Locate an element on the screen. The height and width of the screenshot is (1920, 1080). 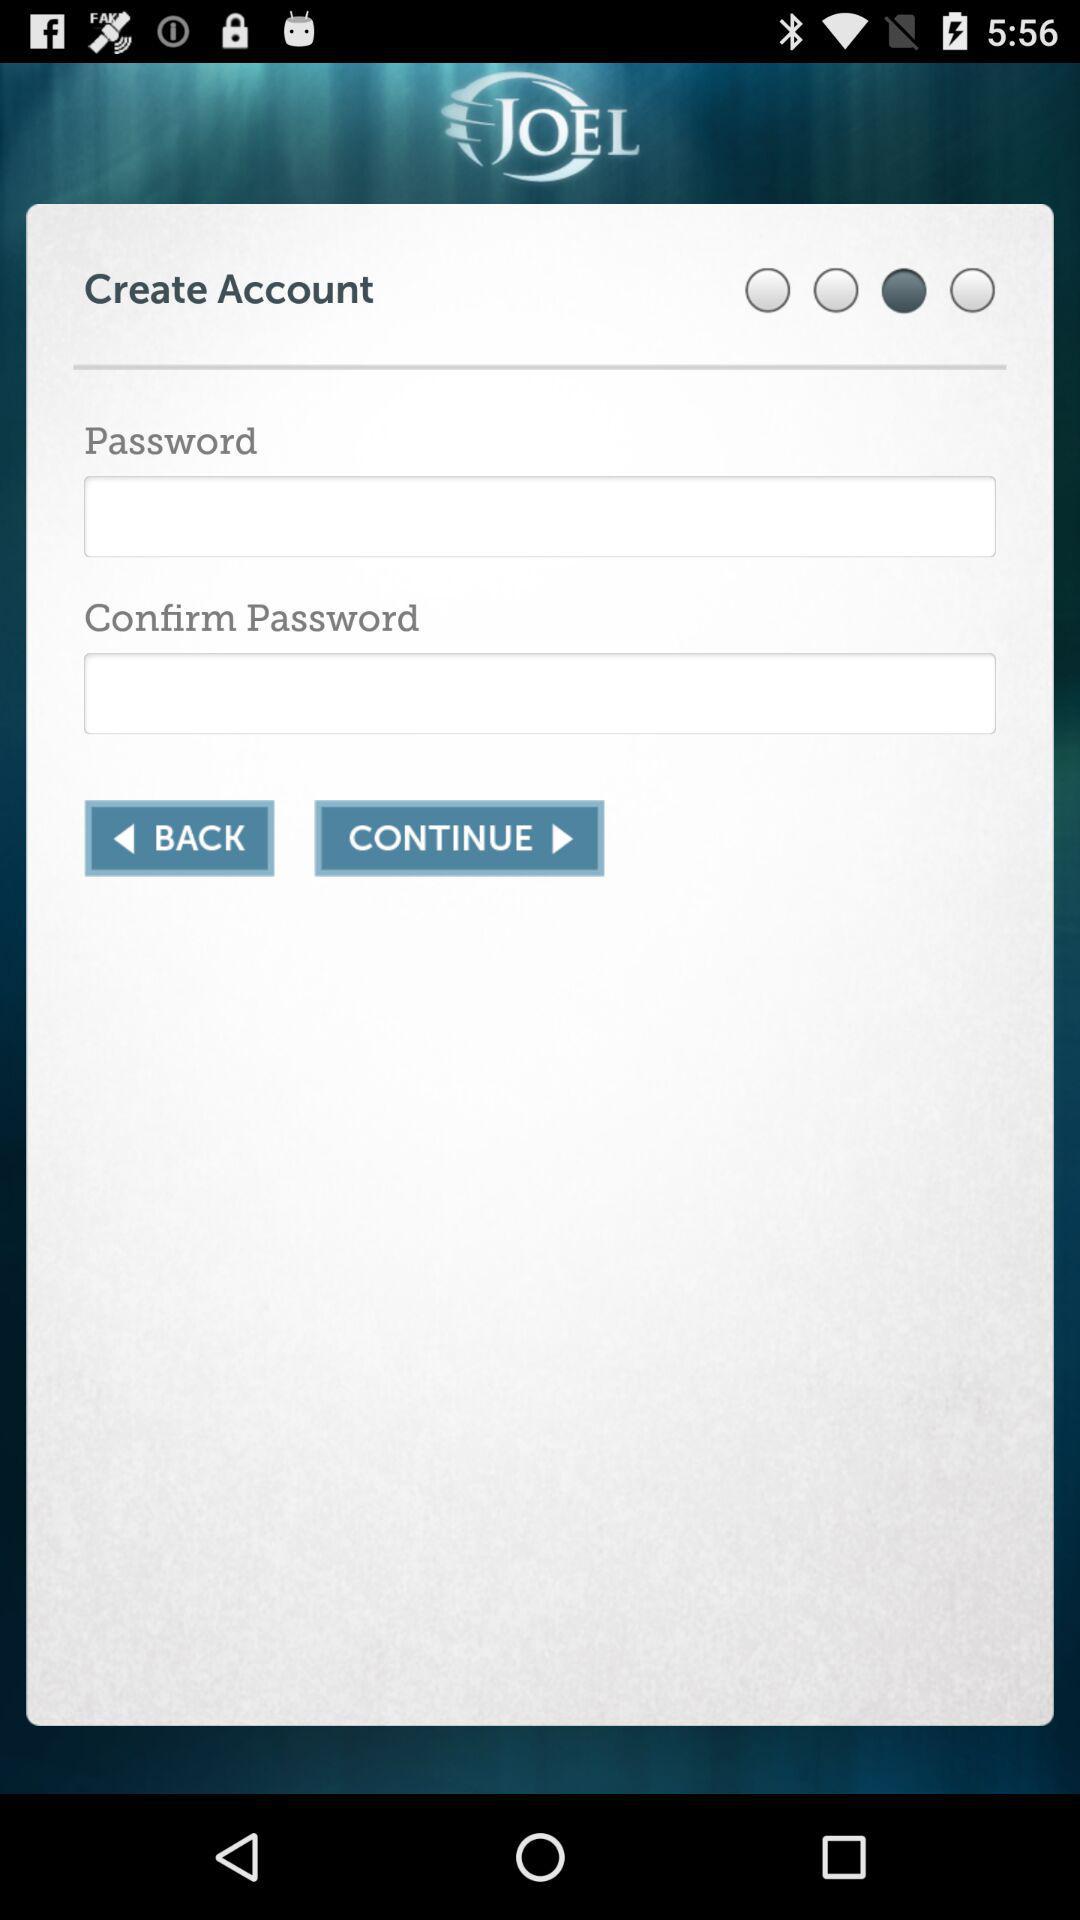
continue is located at coordinates (459, 838).